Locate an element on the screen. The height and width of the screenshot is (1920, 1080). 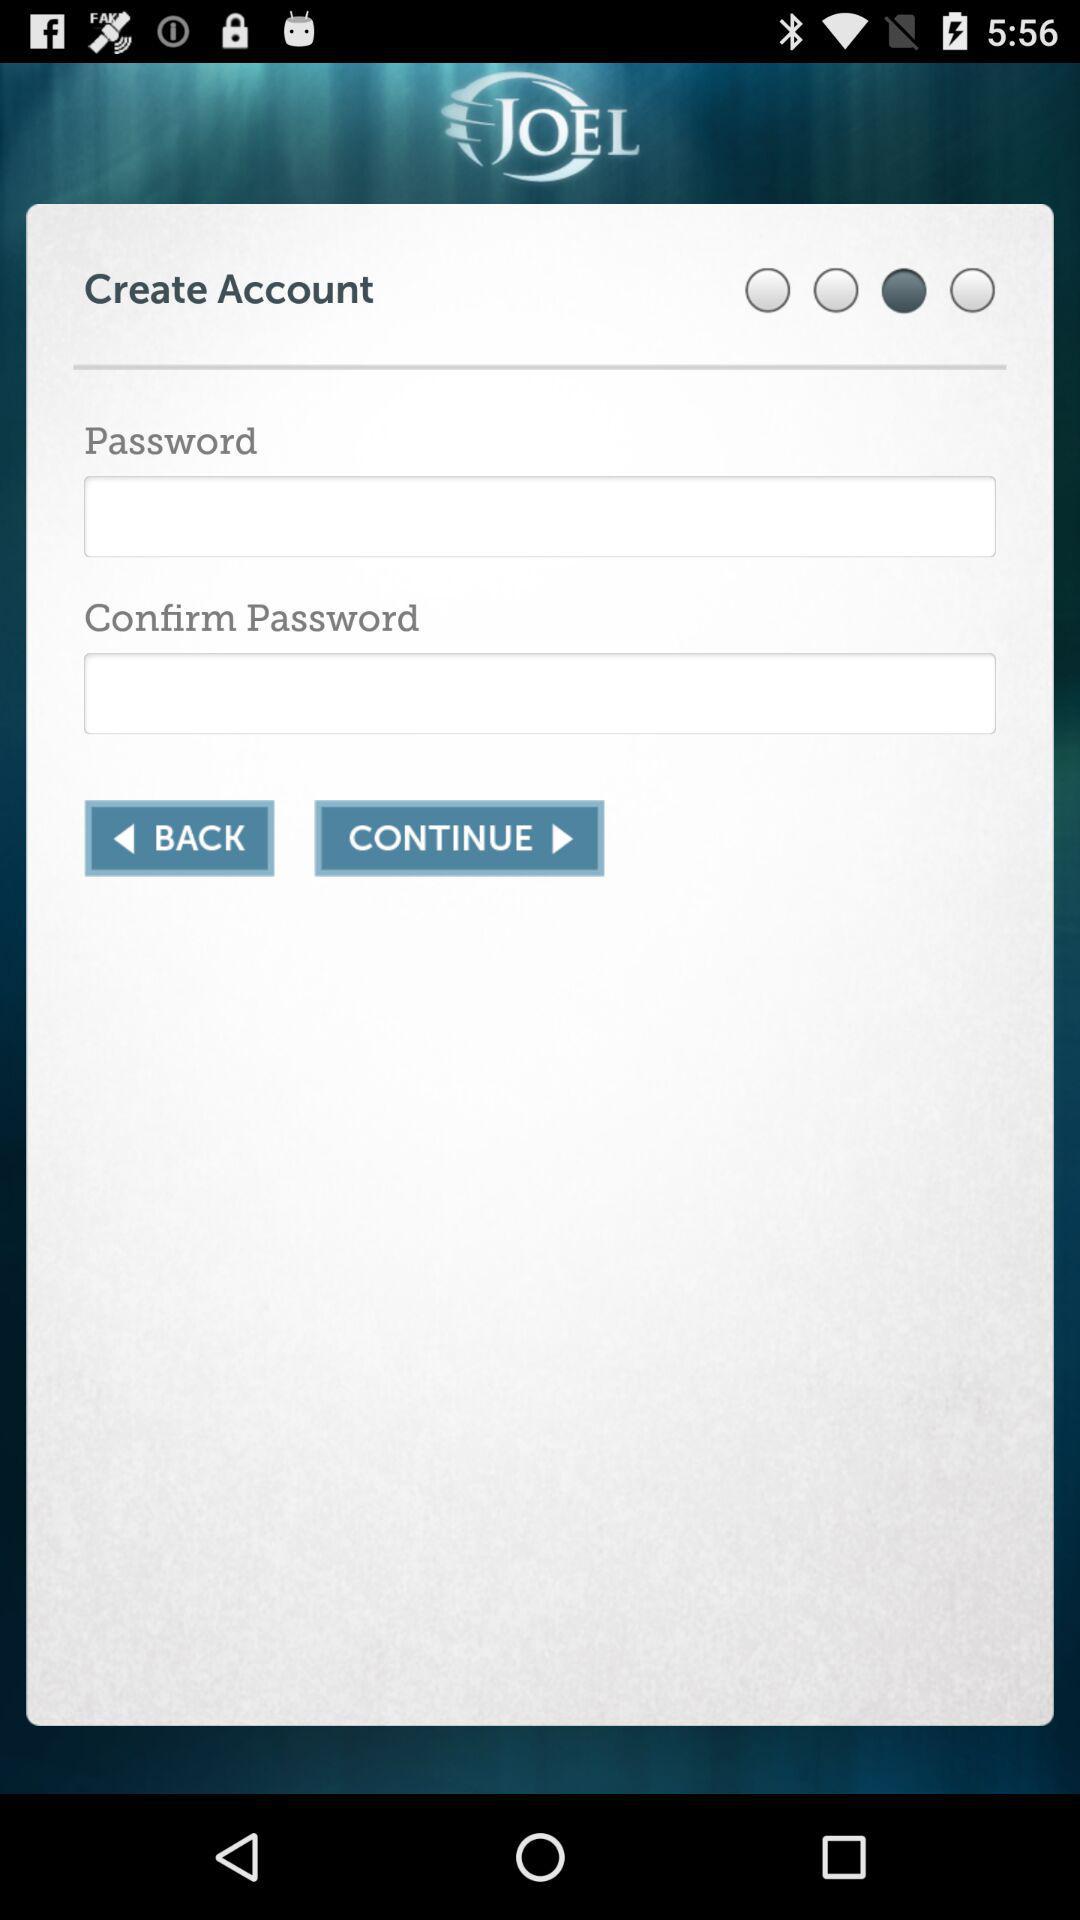
continue is located at coordinates (459, 838).